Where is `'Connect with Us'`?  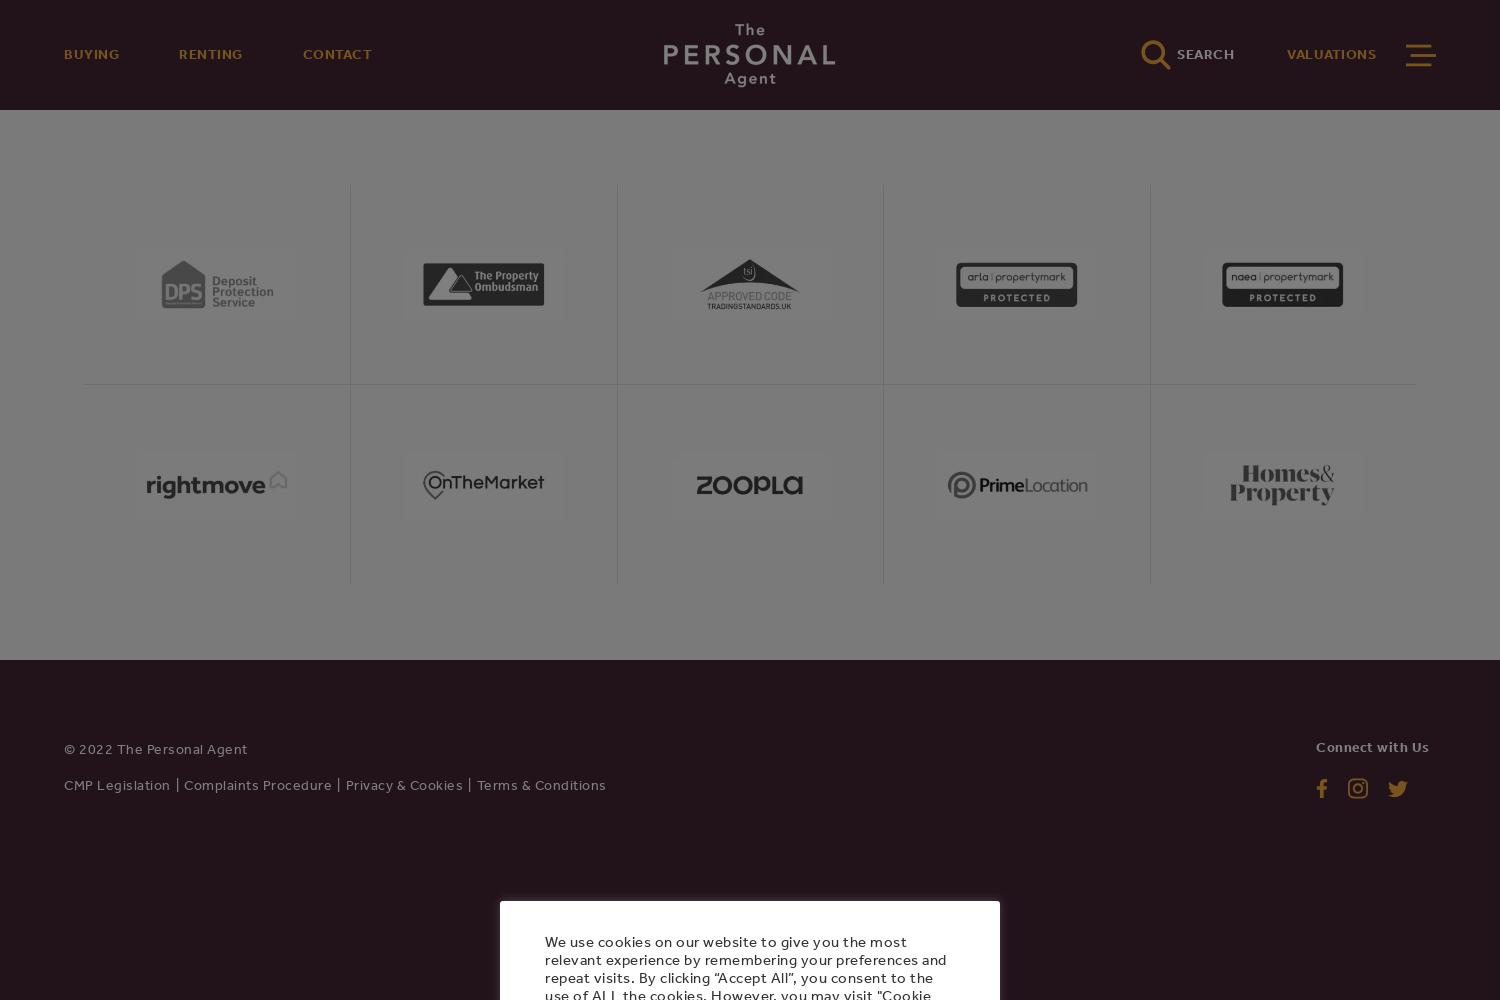 'Connect with Us' is located at coordinates (1371, 746).